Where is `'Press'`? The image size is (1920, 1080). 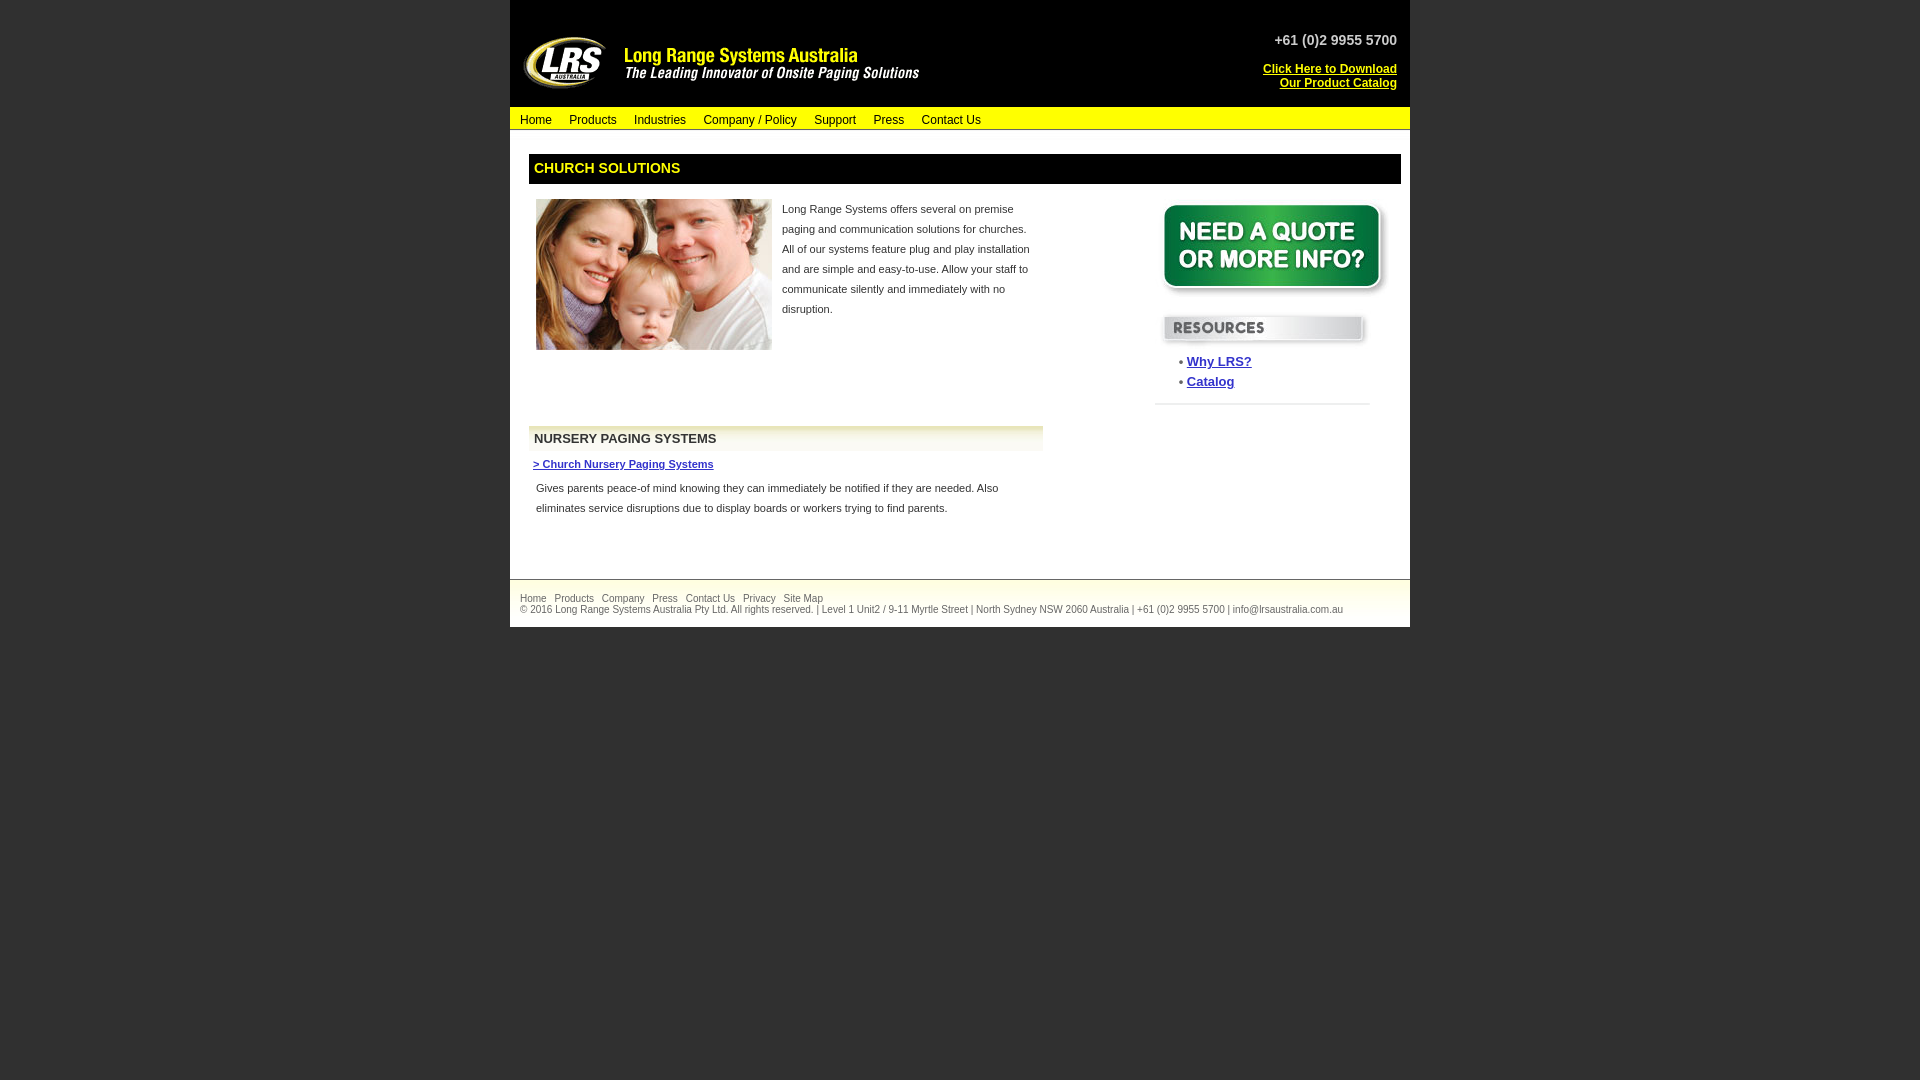 'Press' is located at coordinates (885, 119).